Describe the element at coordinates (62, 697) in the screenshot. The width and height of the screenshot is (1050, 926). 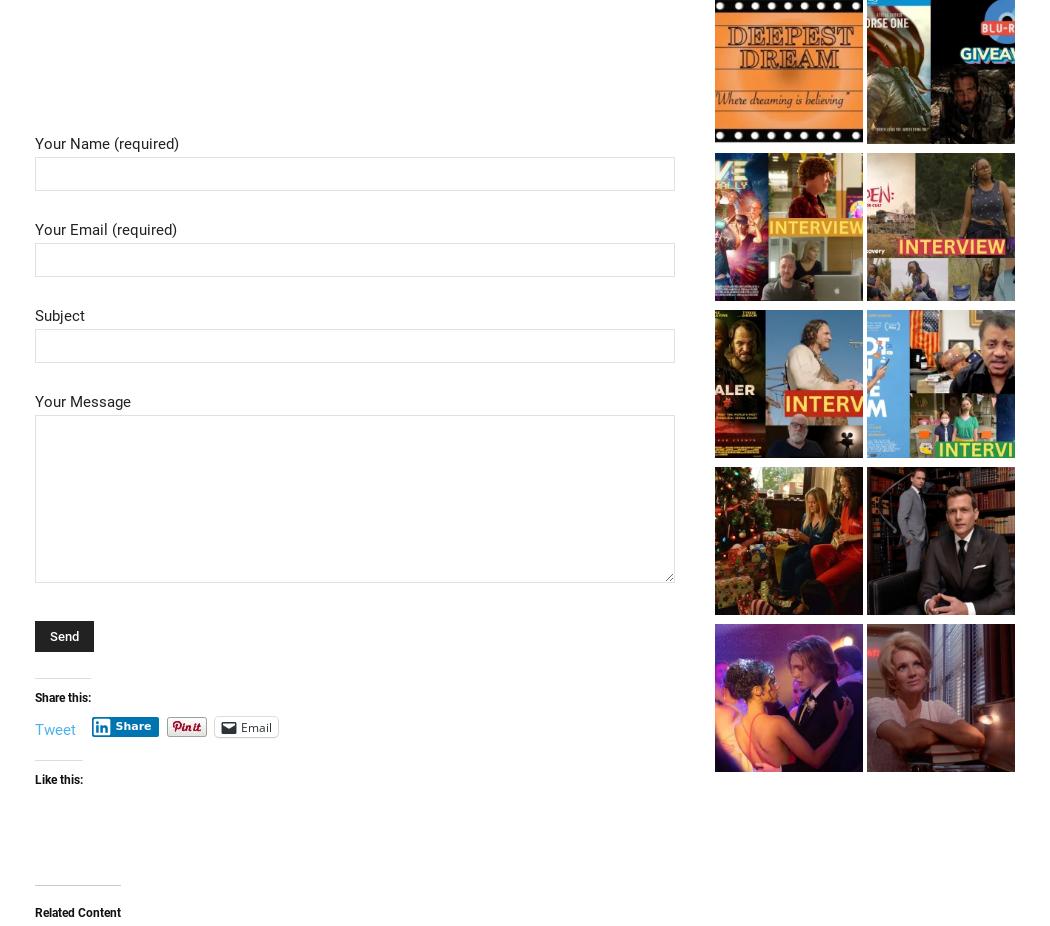
I see `'Share this:'` at that location.